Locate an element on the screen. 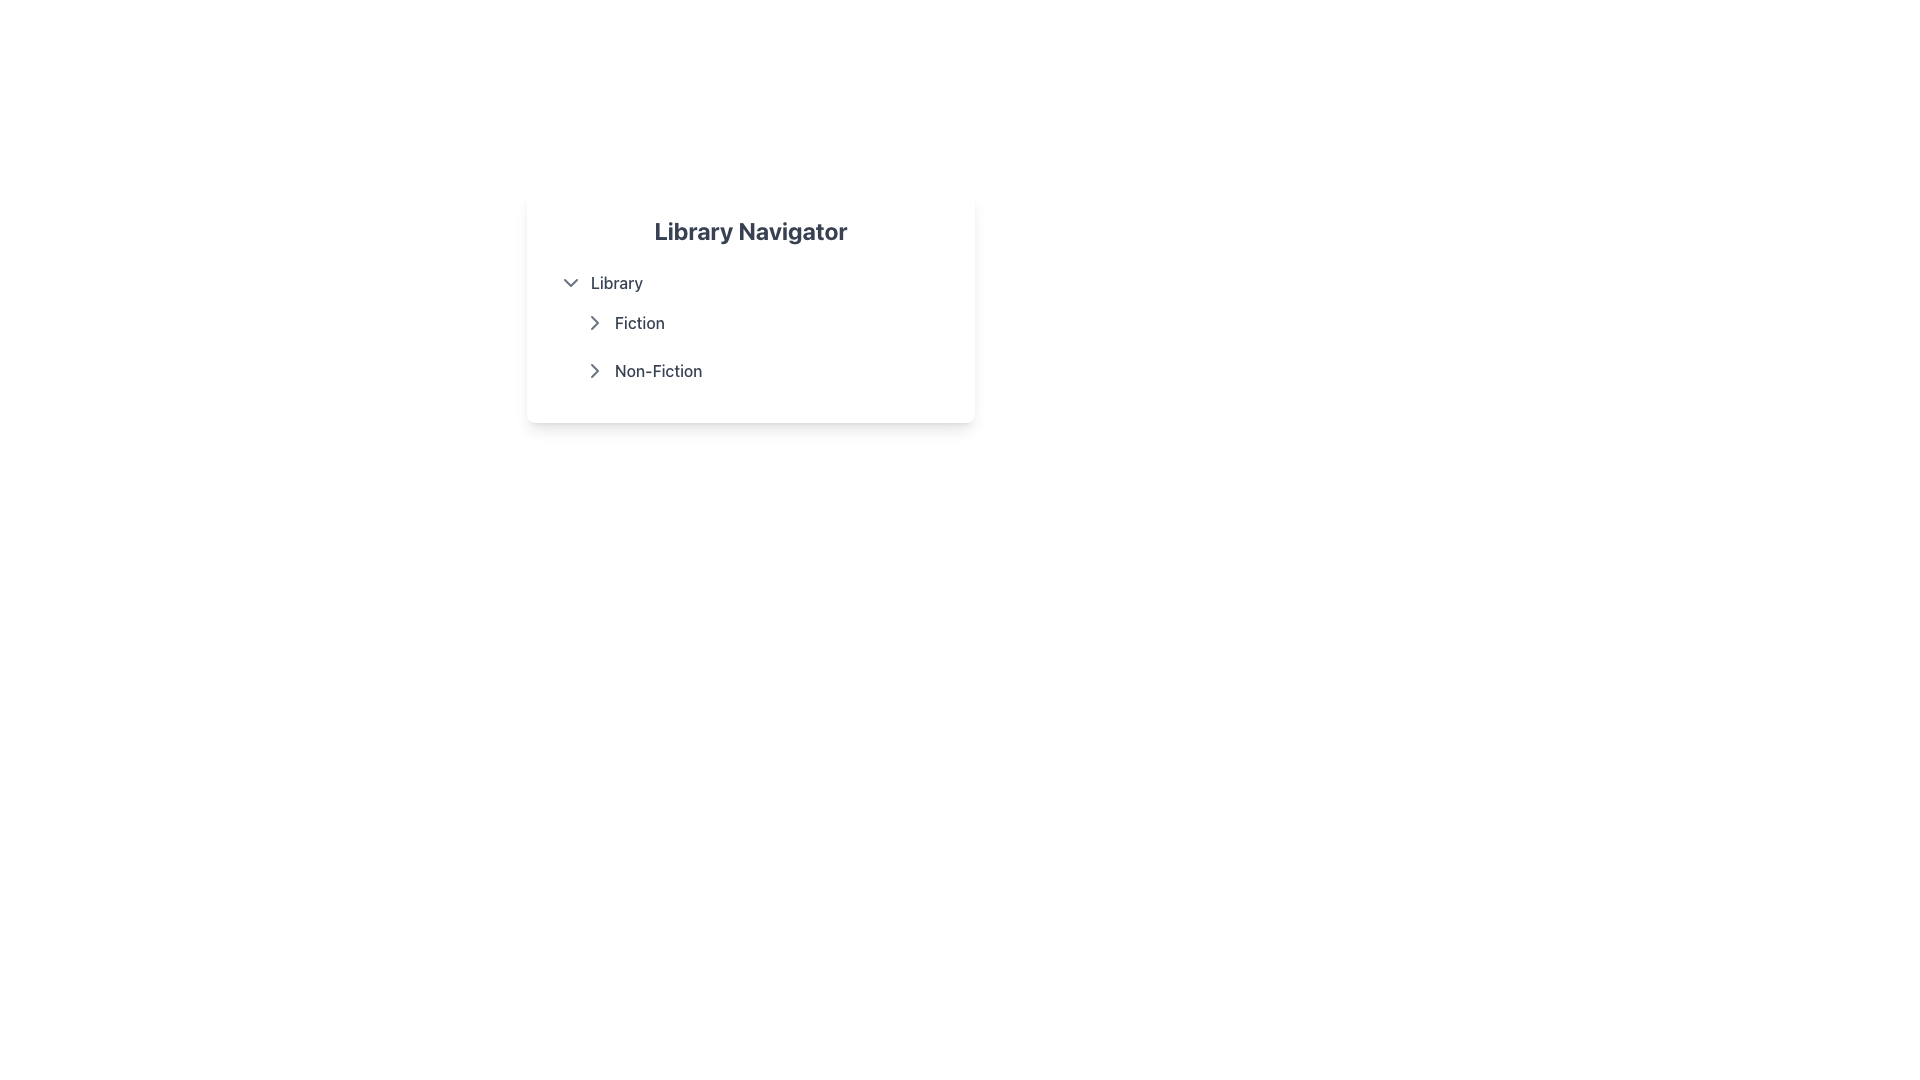 Image resolution: width=1920 pixels, height=1080 pixels. the right-pointing chevron arrow button, located to the left of the text 'Fiction' in the library navigation list is located at coordinates (594, 322).